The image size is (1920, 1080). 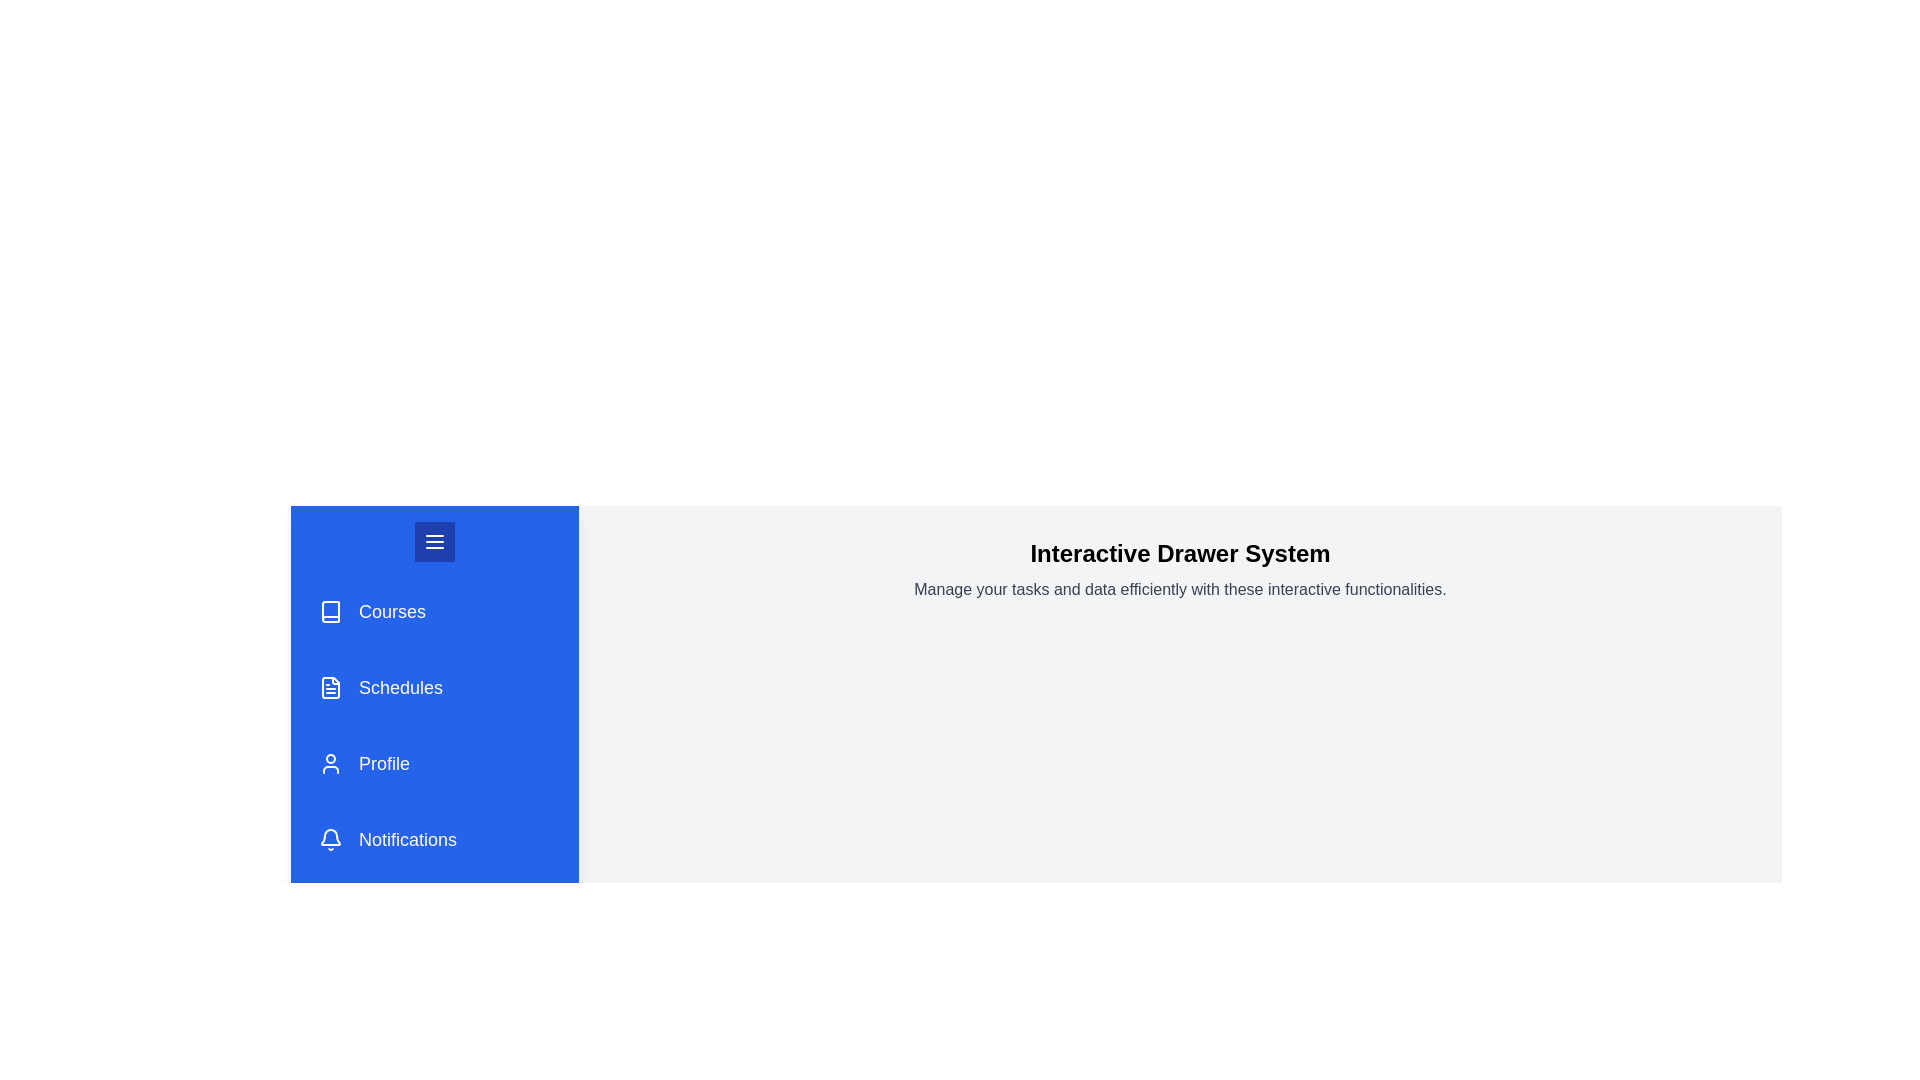 What do you see at coordinates (434, 686) in the screenshot?
I see `the 'Schedules' menu item in the drawer` at bounding box center [434, 686].